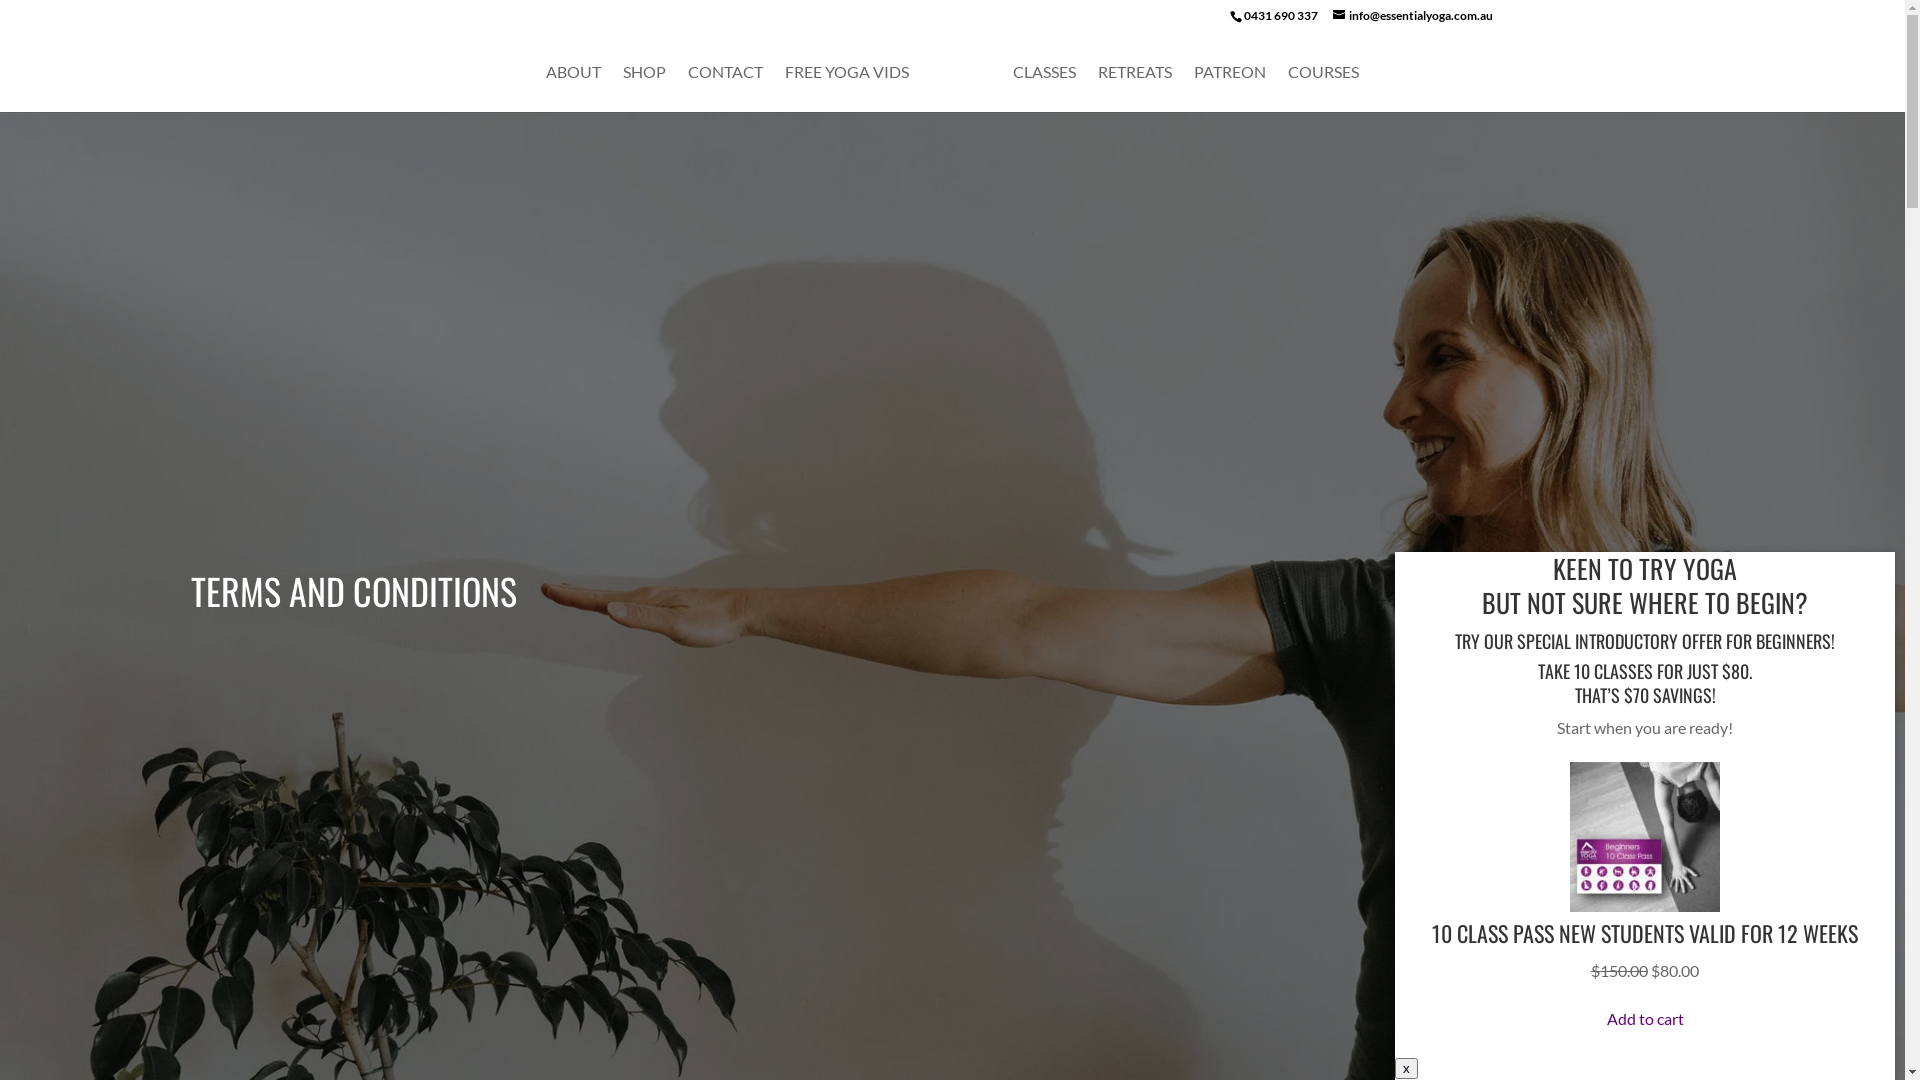  What do you see at coordinates (1644, 1018) in the screenshot?
I see `'Add to cart'` at bounding box center [1644, 1018].